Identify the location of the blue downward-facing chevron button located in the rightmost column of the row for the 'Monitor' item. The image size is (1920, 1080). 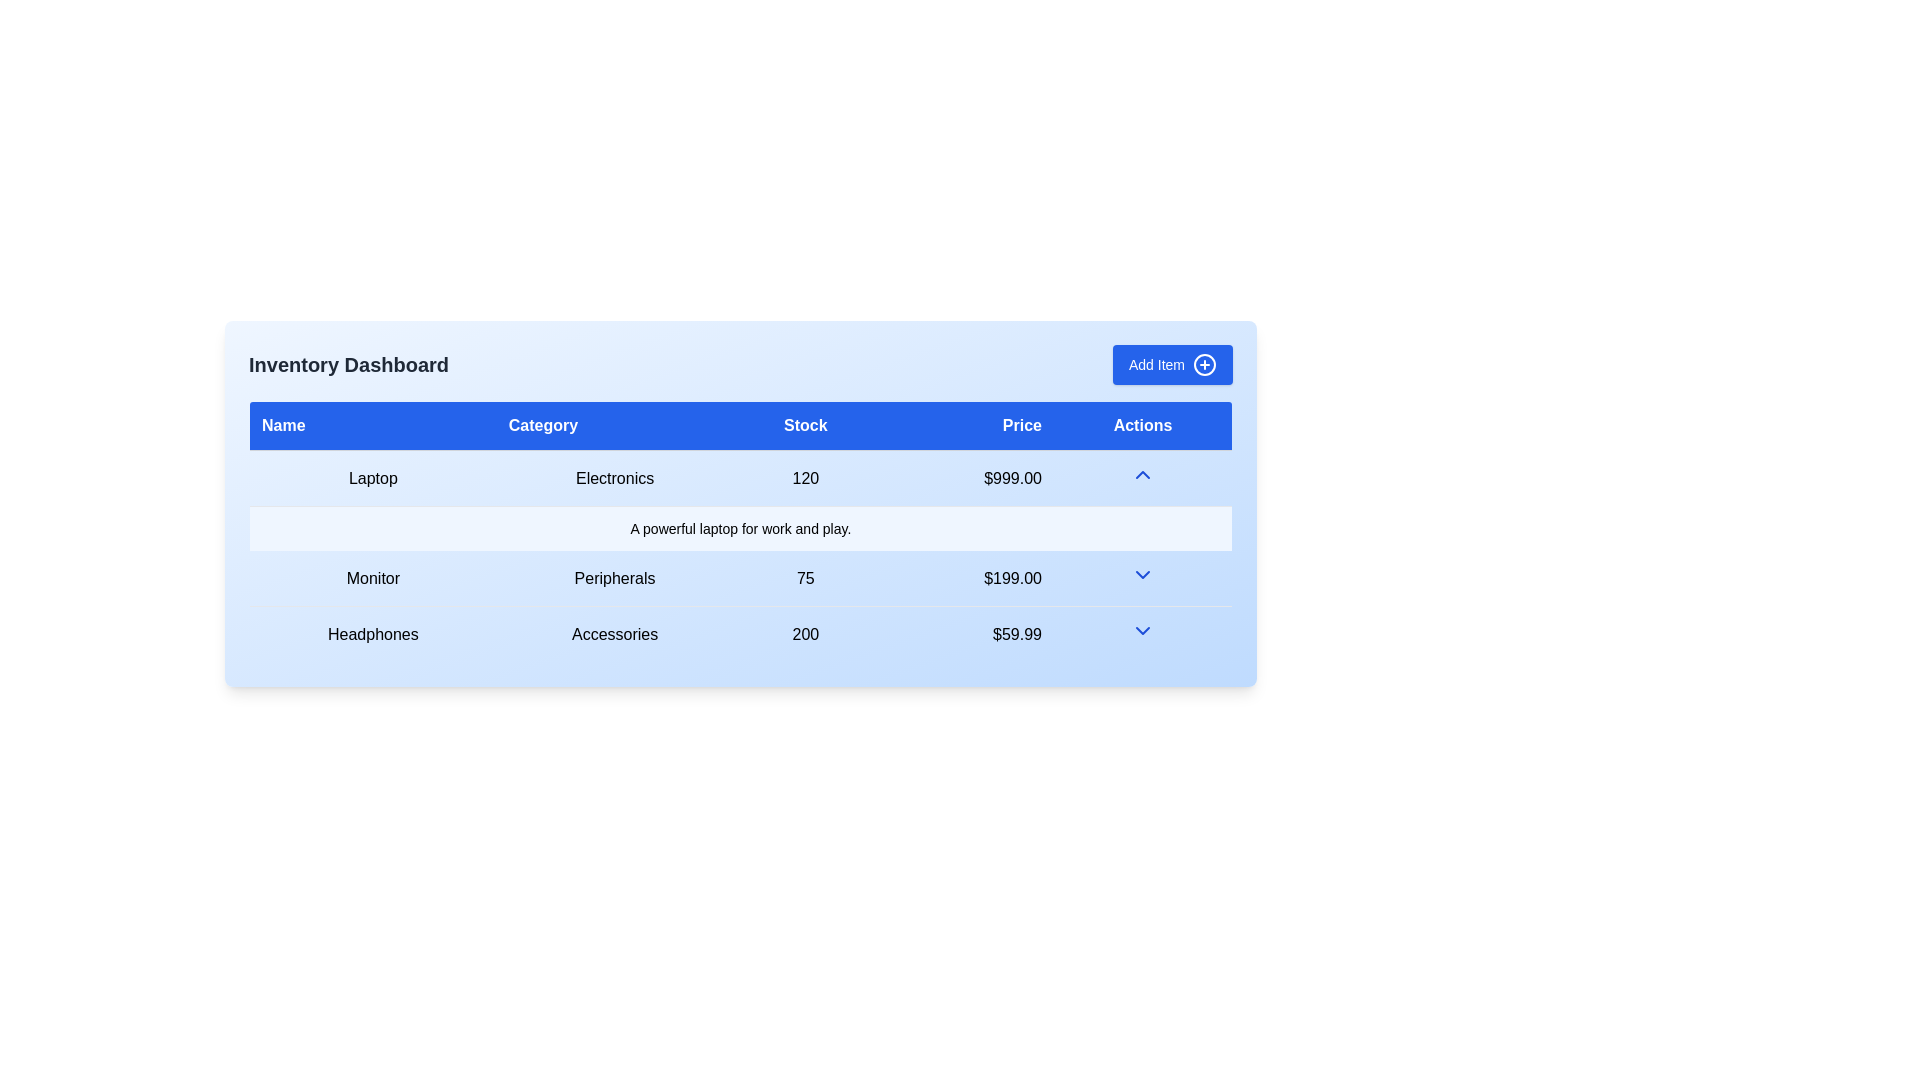
(1143, 578).